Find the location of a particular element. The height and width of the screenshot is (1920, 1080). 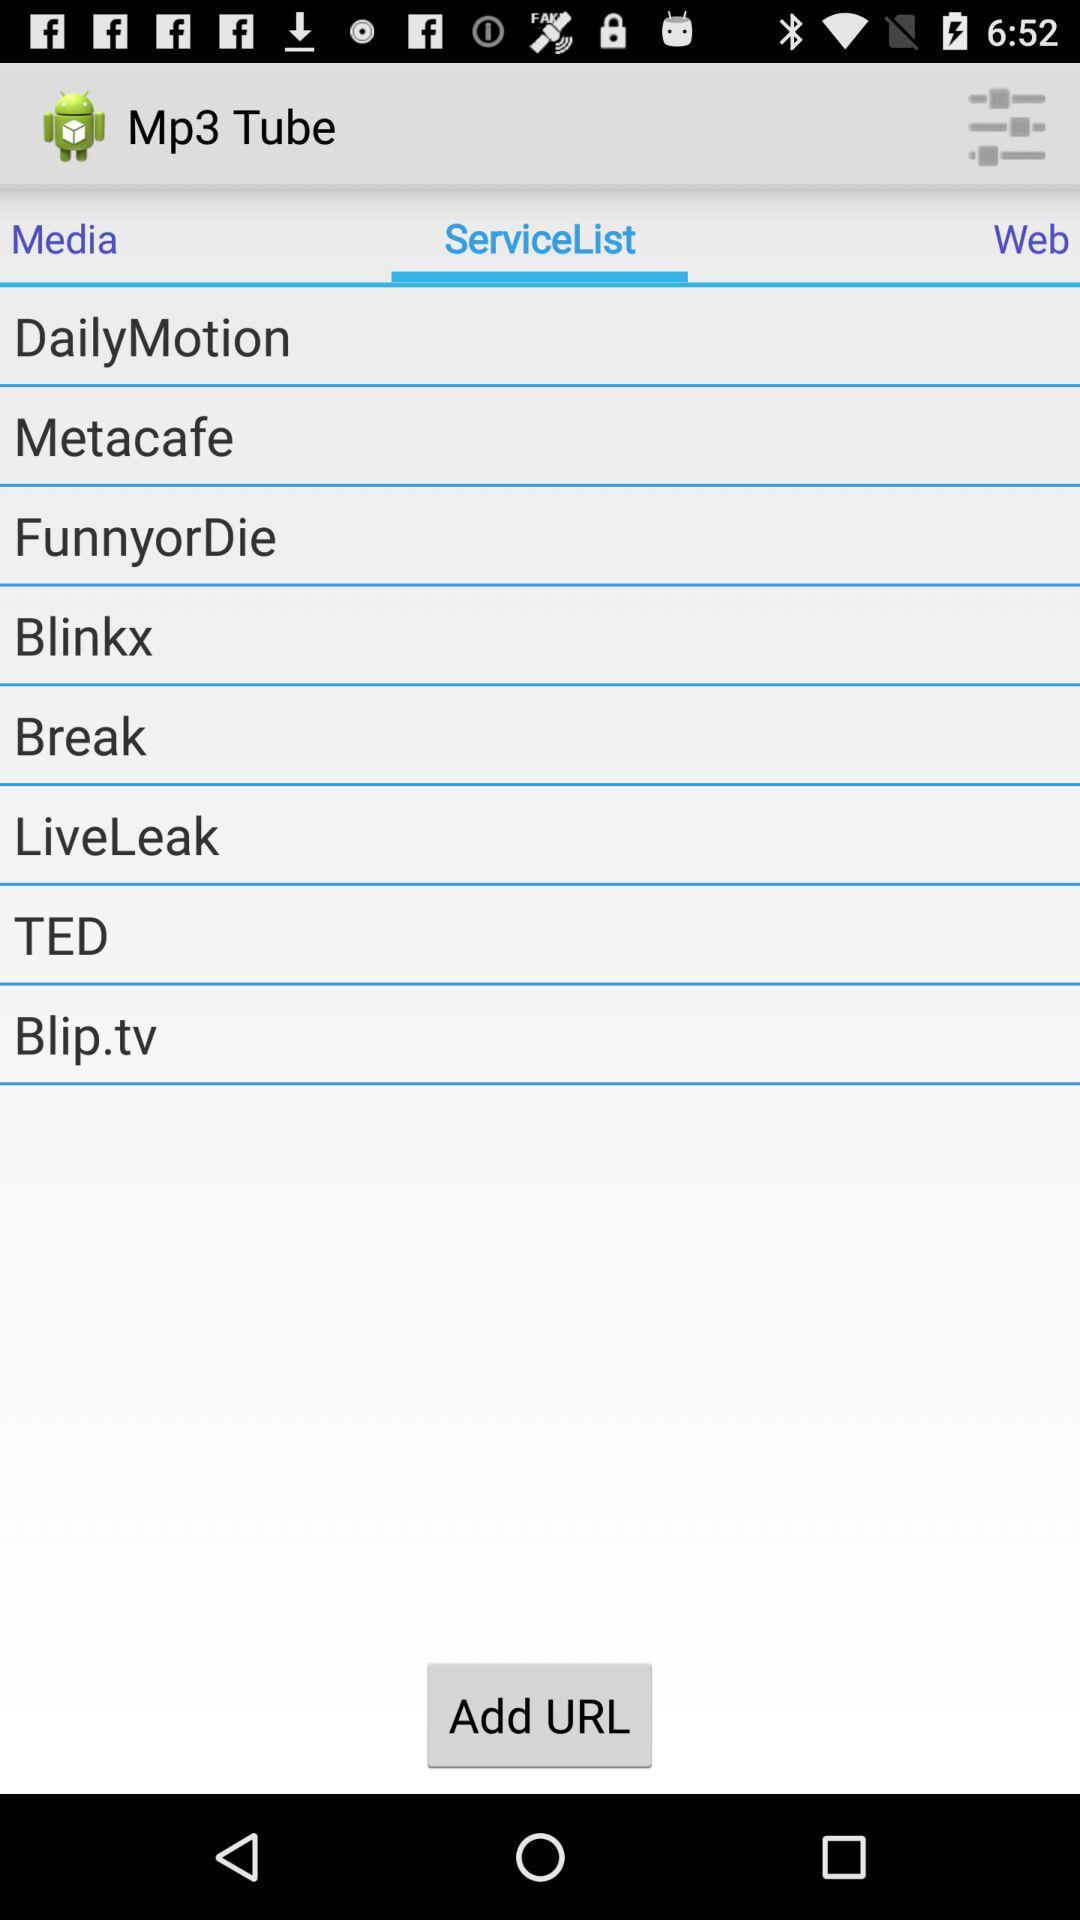

item above funnyordie icon is located at coordinates (546, 434).